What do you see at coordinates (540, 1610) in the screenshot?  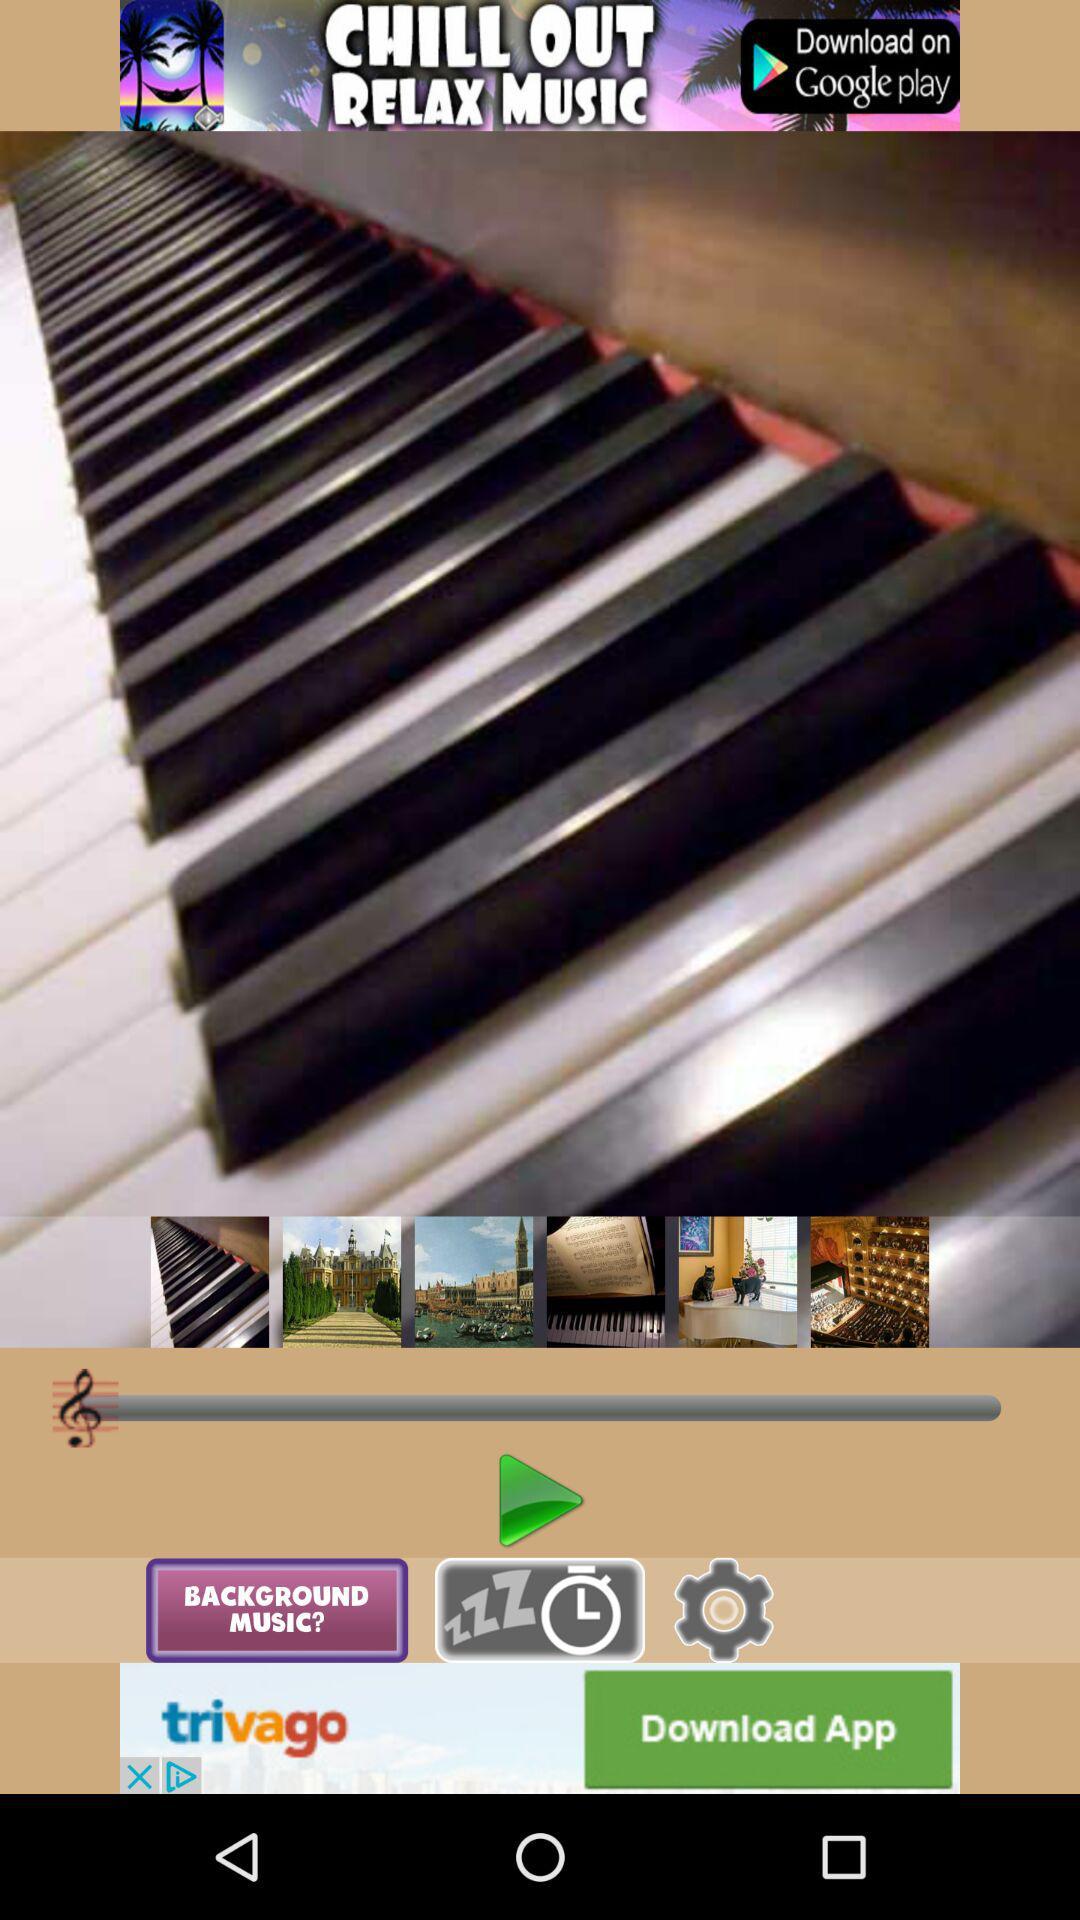 I see `alarm option` at bounding box center [540, 1610].